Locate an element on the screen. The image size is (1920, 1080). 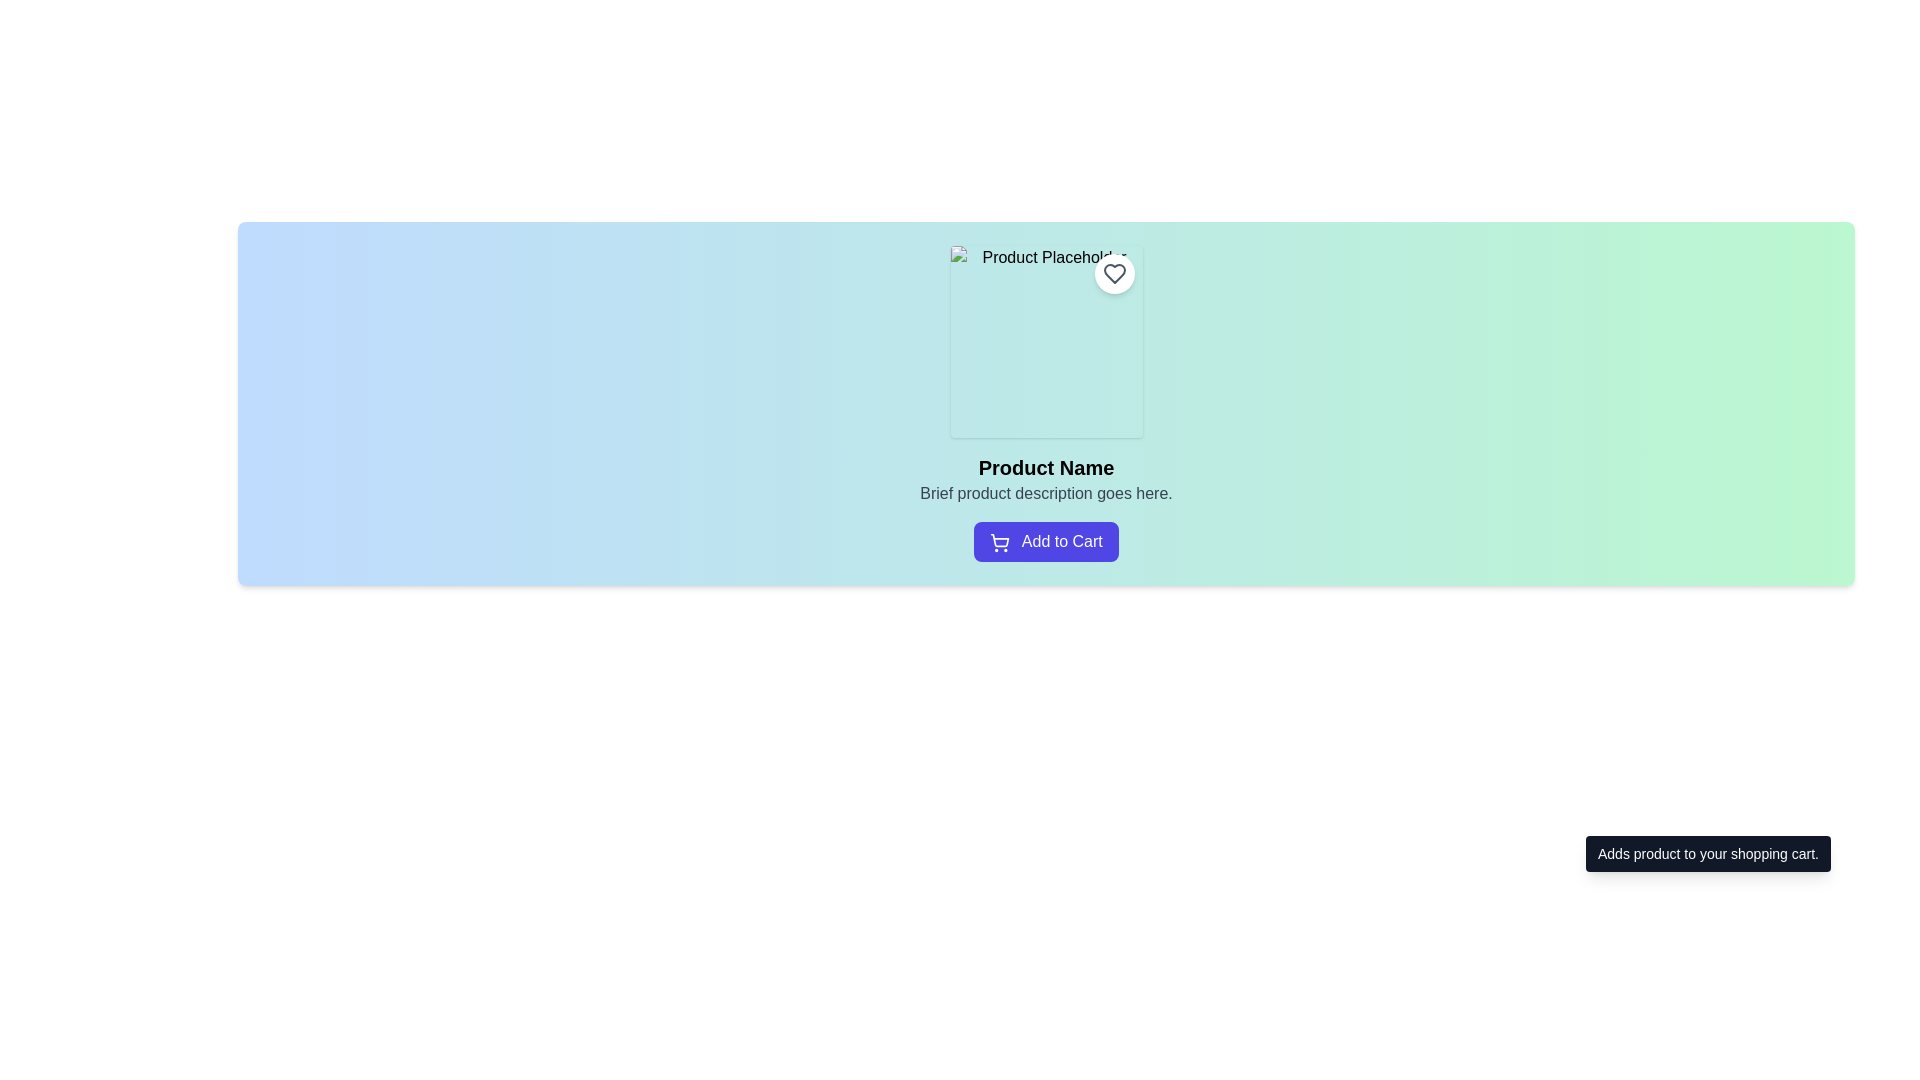
the heart-shaped icon button in the top-right corner of the product image to favorite or unfavorite the product is located at coordinates (1113, 273).